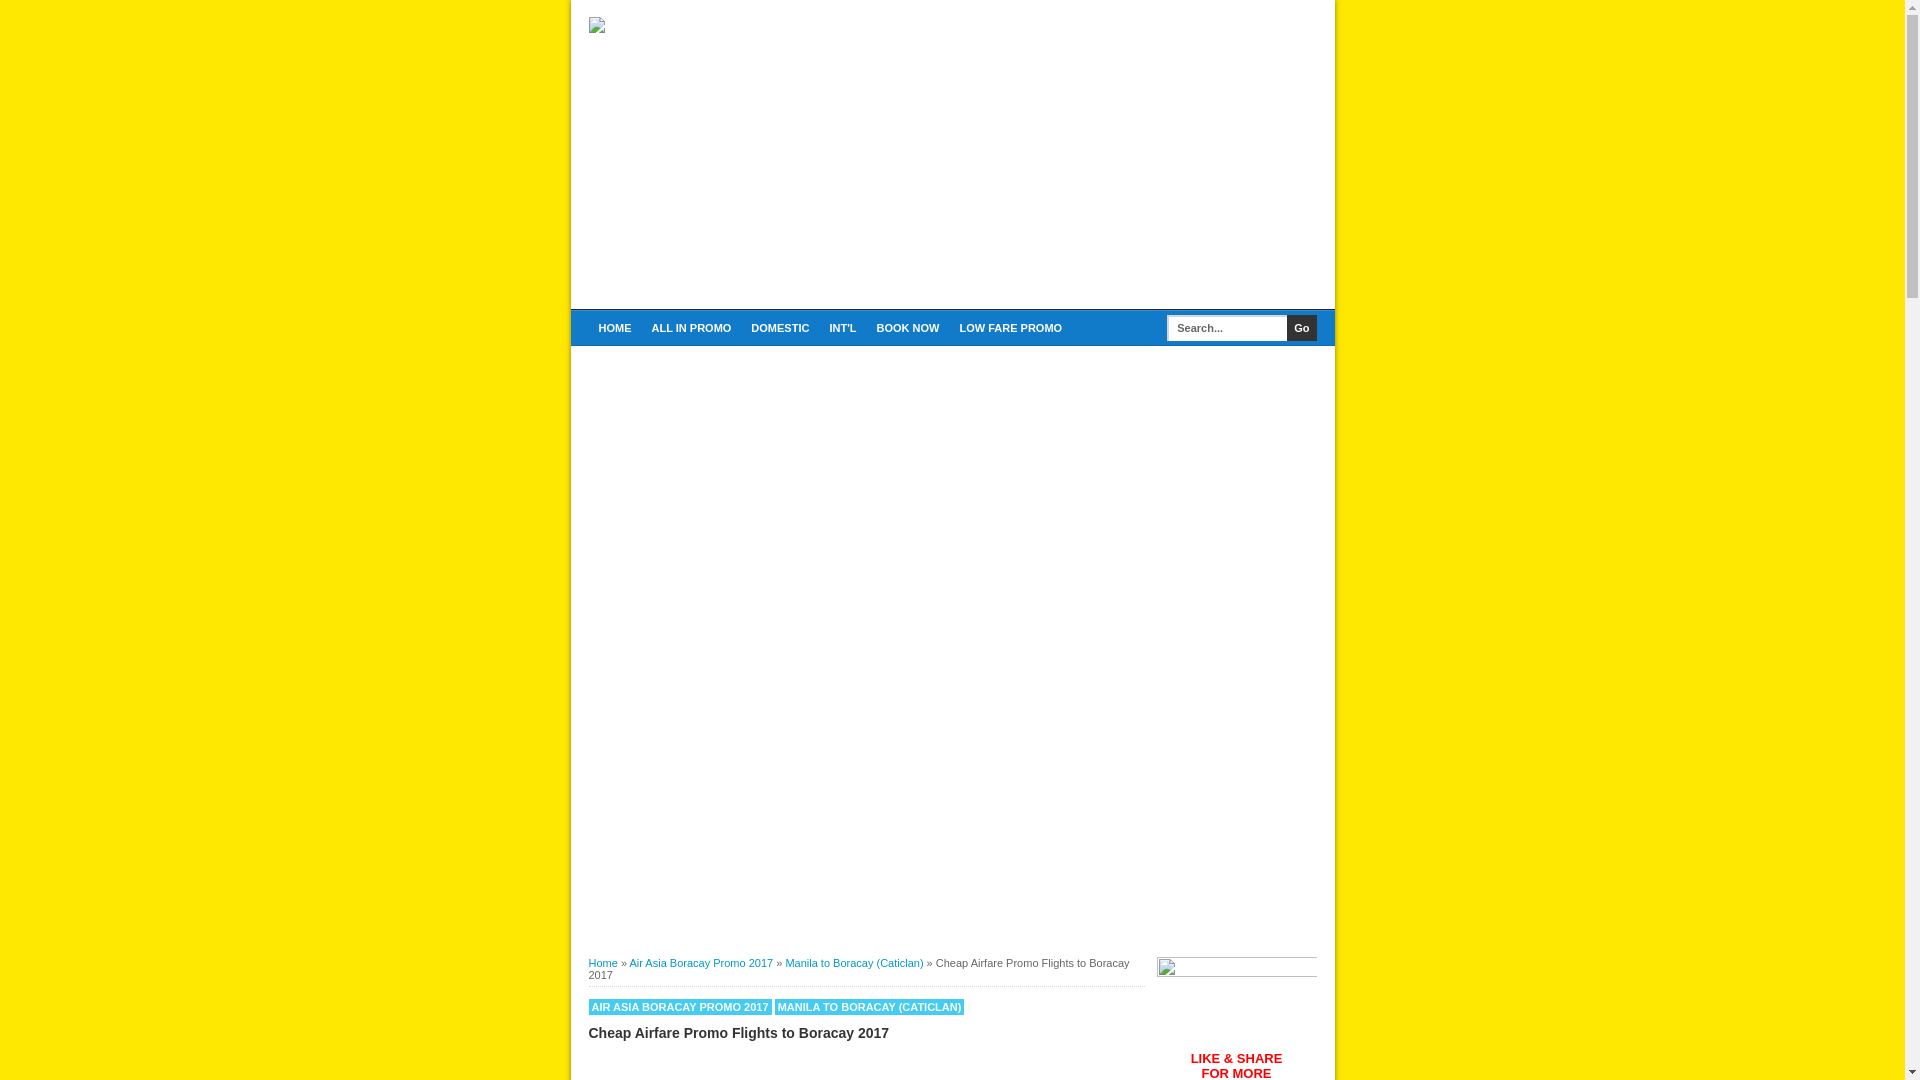 The height and width of the screenshot is (1080, 1920). I want to click on 'Go', so click(1301, 326).